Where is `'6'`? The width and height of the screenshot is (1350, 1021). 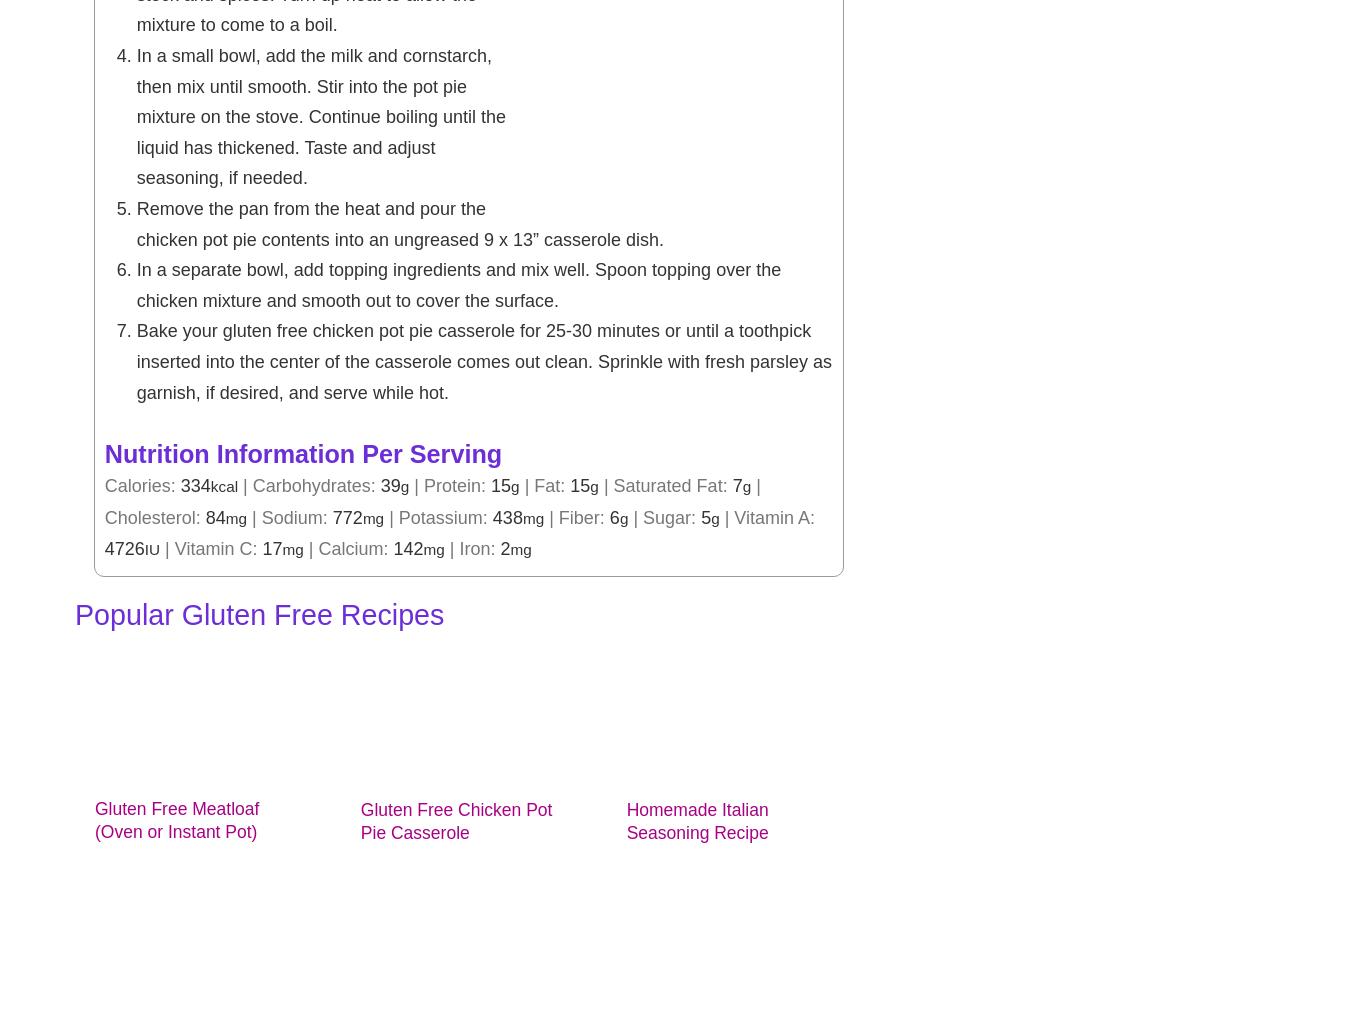
'6' is located at coordinates (613, 517).